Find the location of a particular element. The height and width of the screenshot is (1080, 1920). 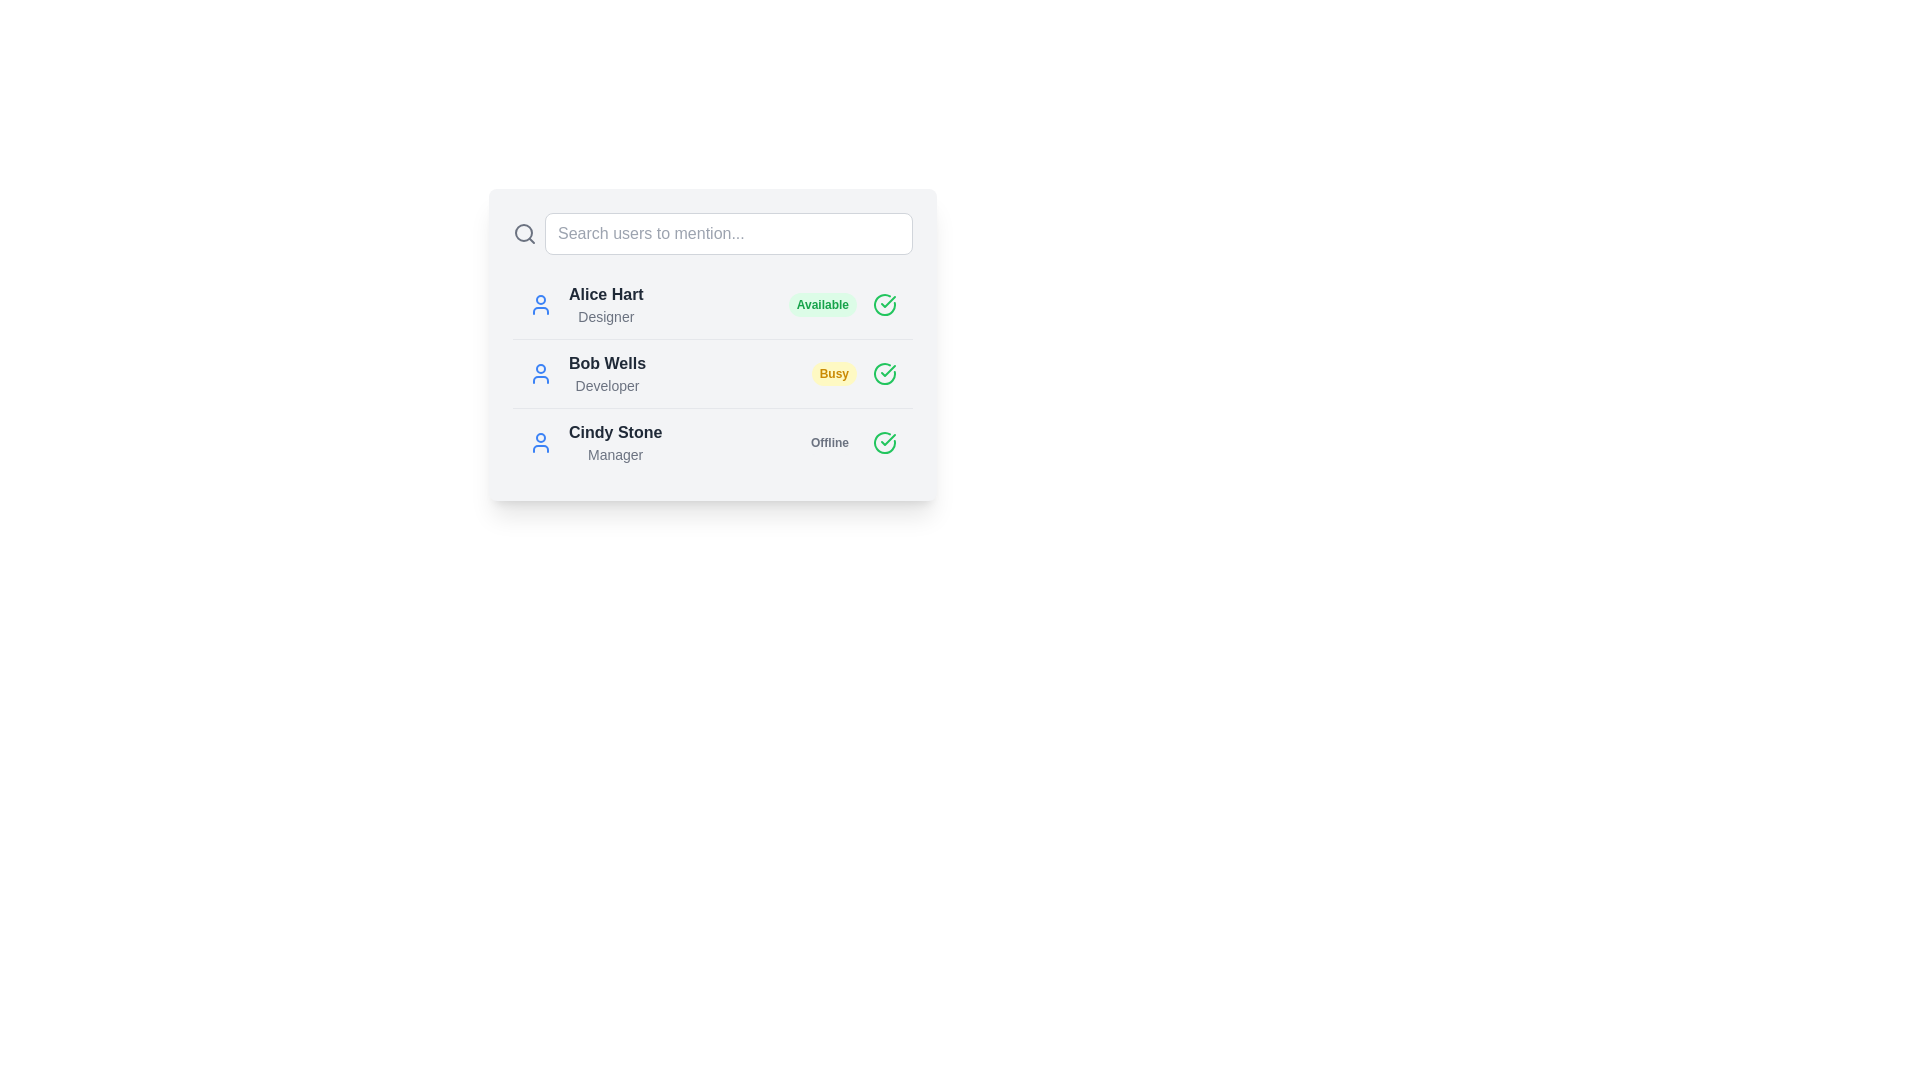

the confirmation icon indicating the 'Available' status of the user, located in the first row next to the 'Available' label is located at coordinates (883, 304).